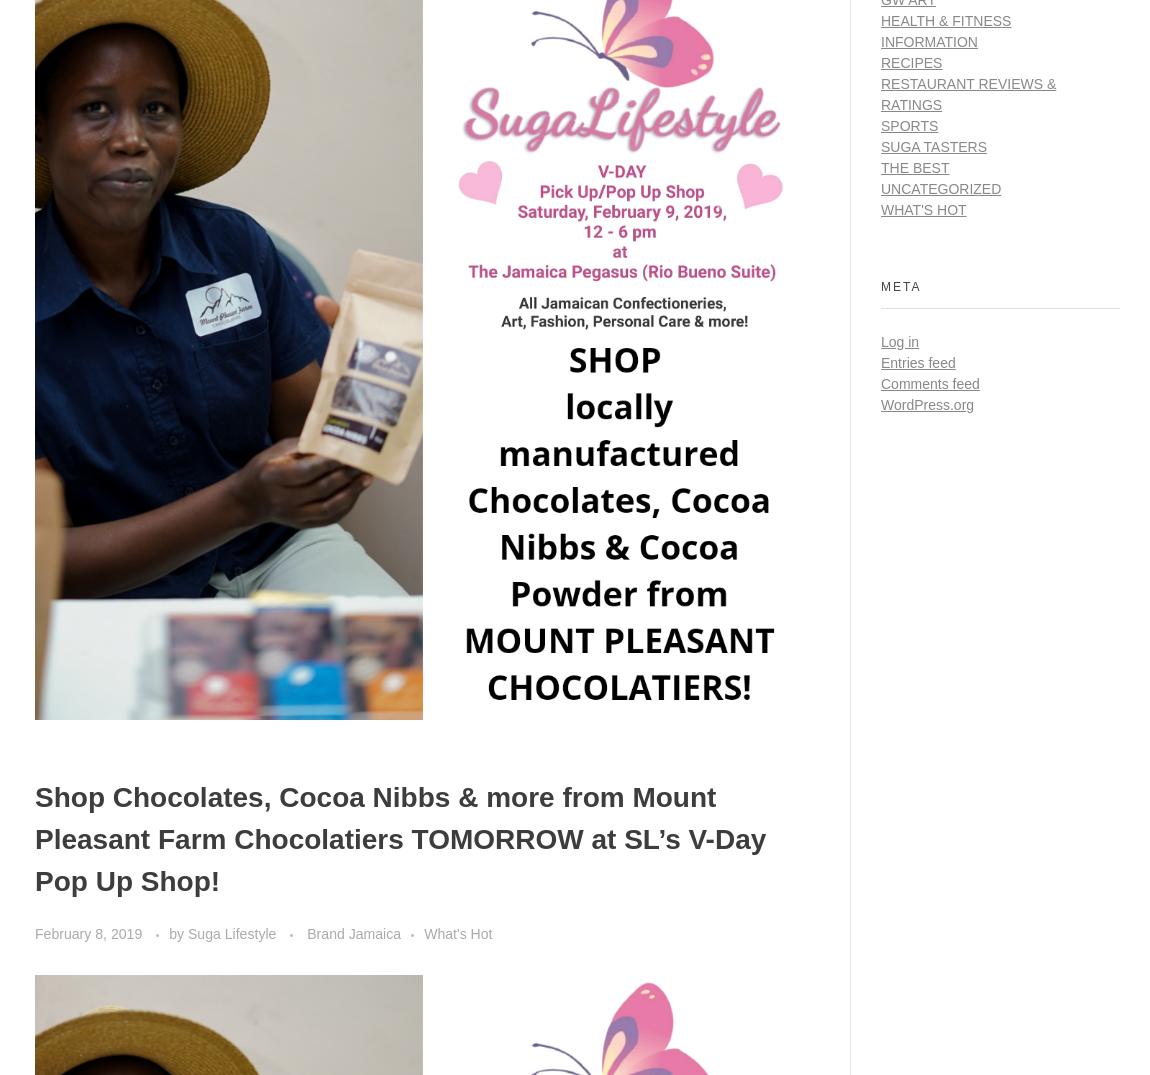 This screenshot has width=1150, height=1075. I want to click on 'Brand Jamaica', so click(353, 933).